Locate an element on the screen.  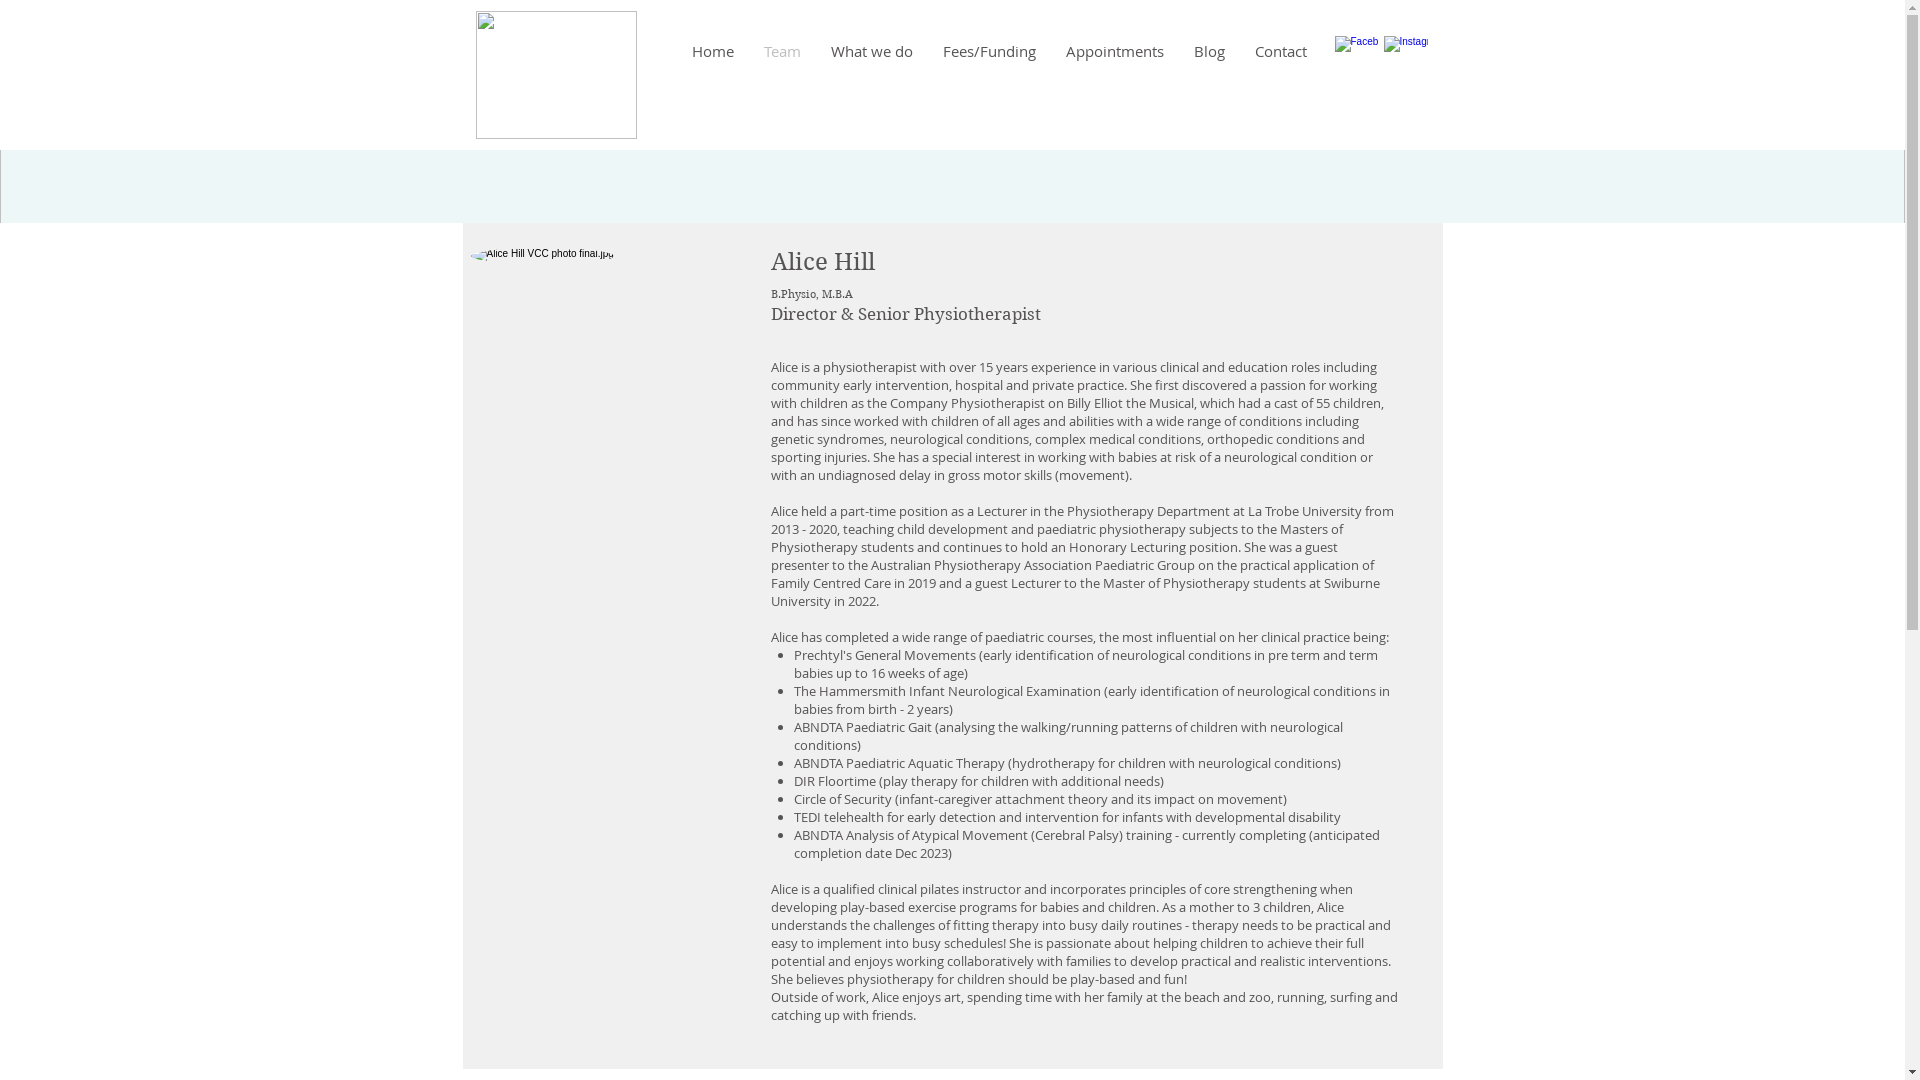
'Blog' is located at coordinates (1177, 49).